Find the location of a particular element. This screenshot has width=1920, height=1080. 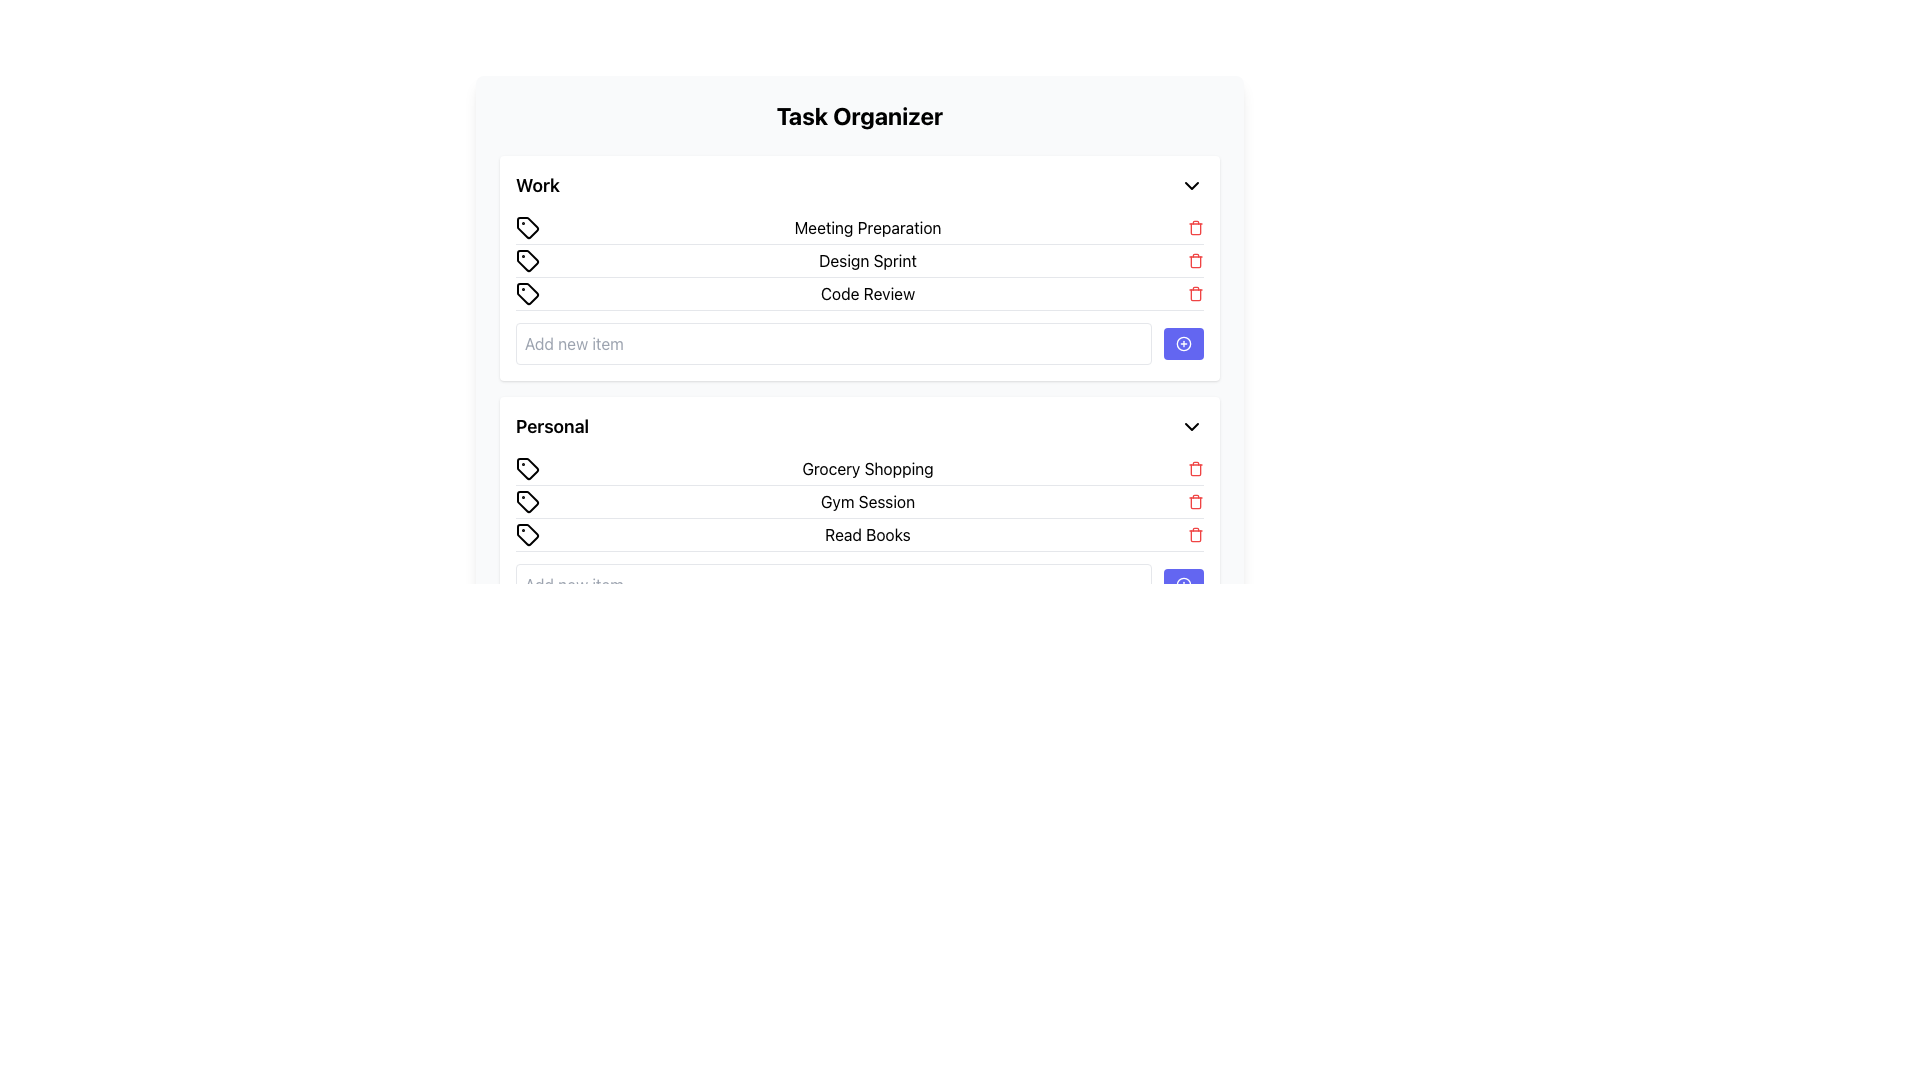

task description for the 'Read Books' item located in the 'Personal' section, which is the third item below 'Gym Session' is located at coordinates (859, 534).